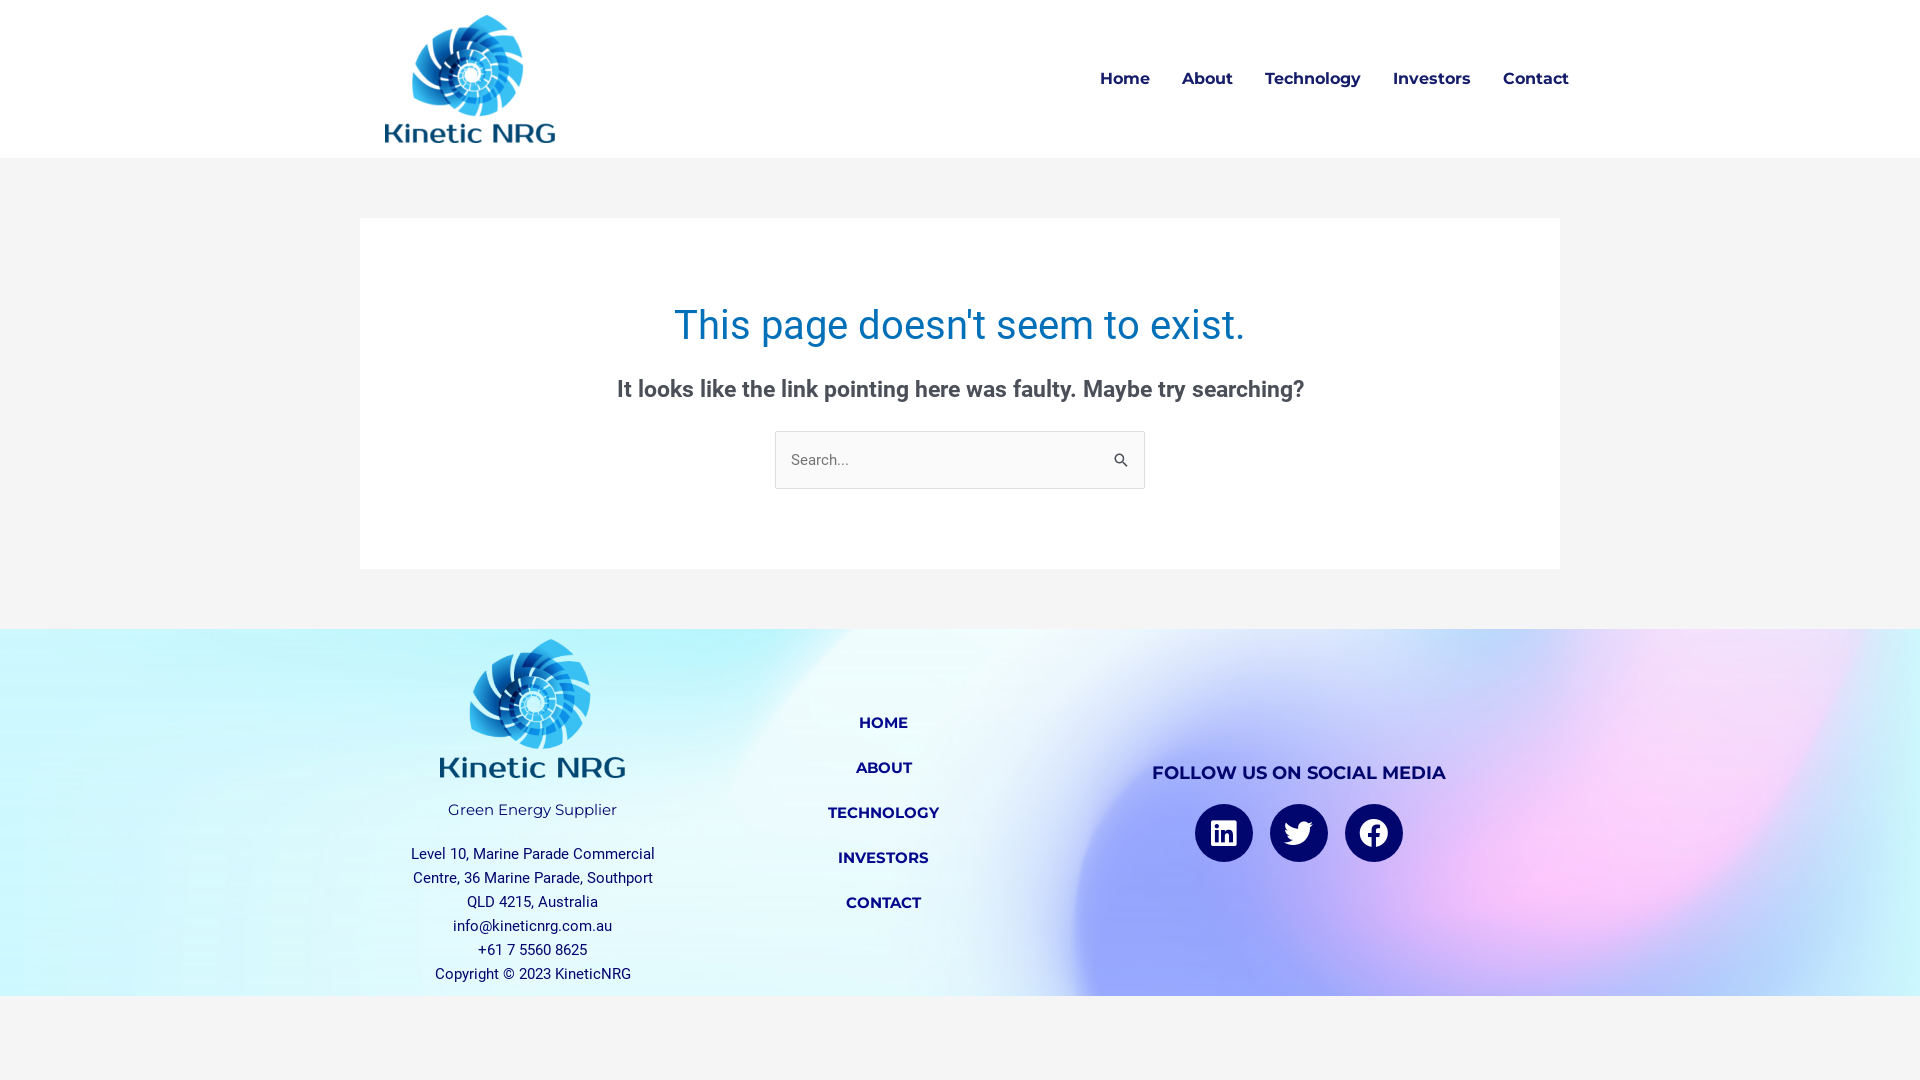 The width and height of the screenshot is (1920, 1080). I want to click on 'Facebook', so click(1344, 833).